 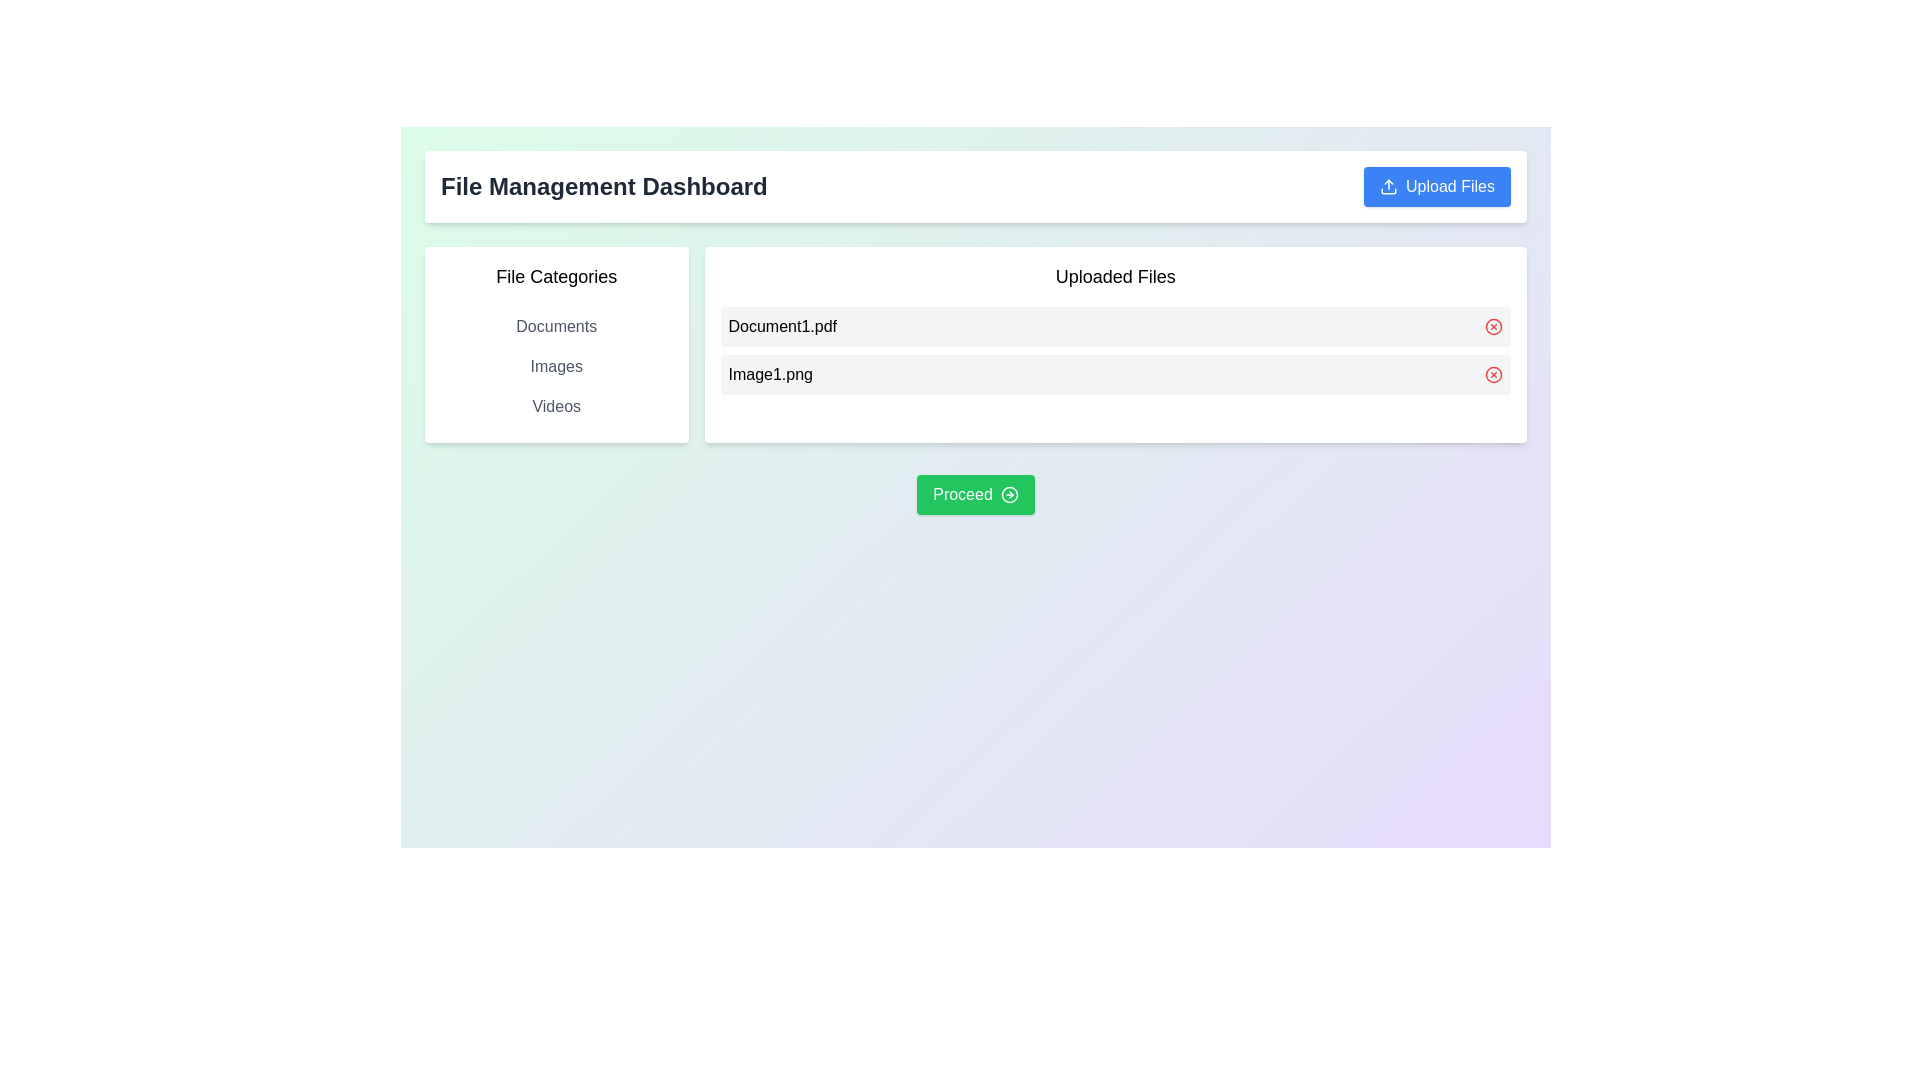 What do you see at coordinates (1493, 326) in the screenshot?
I see `the graphical icon, which is a circle with a solid border enclosing an 'X' mark, located in the right section of the 'Uploaded Files' list next to 'Document1.pdf'` at bounding box center [1493, 326].